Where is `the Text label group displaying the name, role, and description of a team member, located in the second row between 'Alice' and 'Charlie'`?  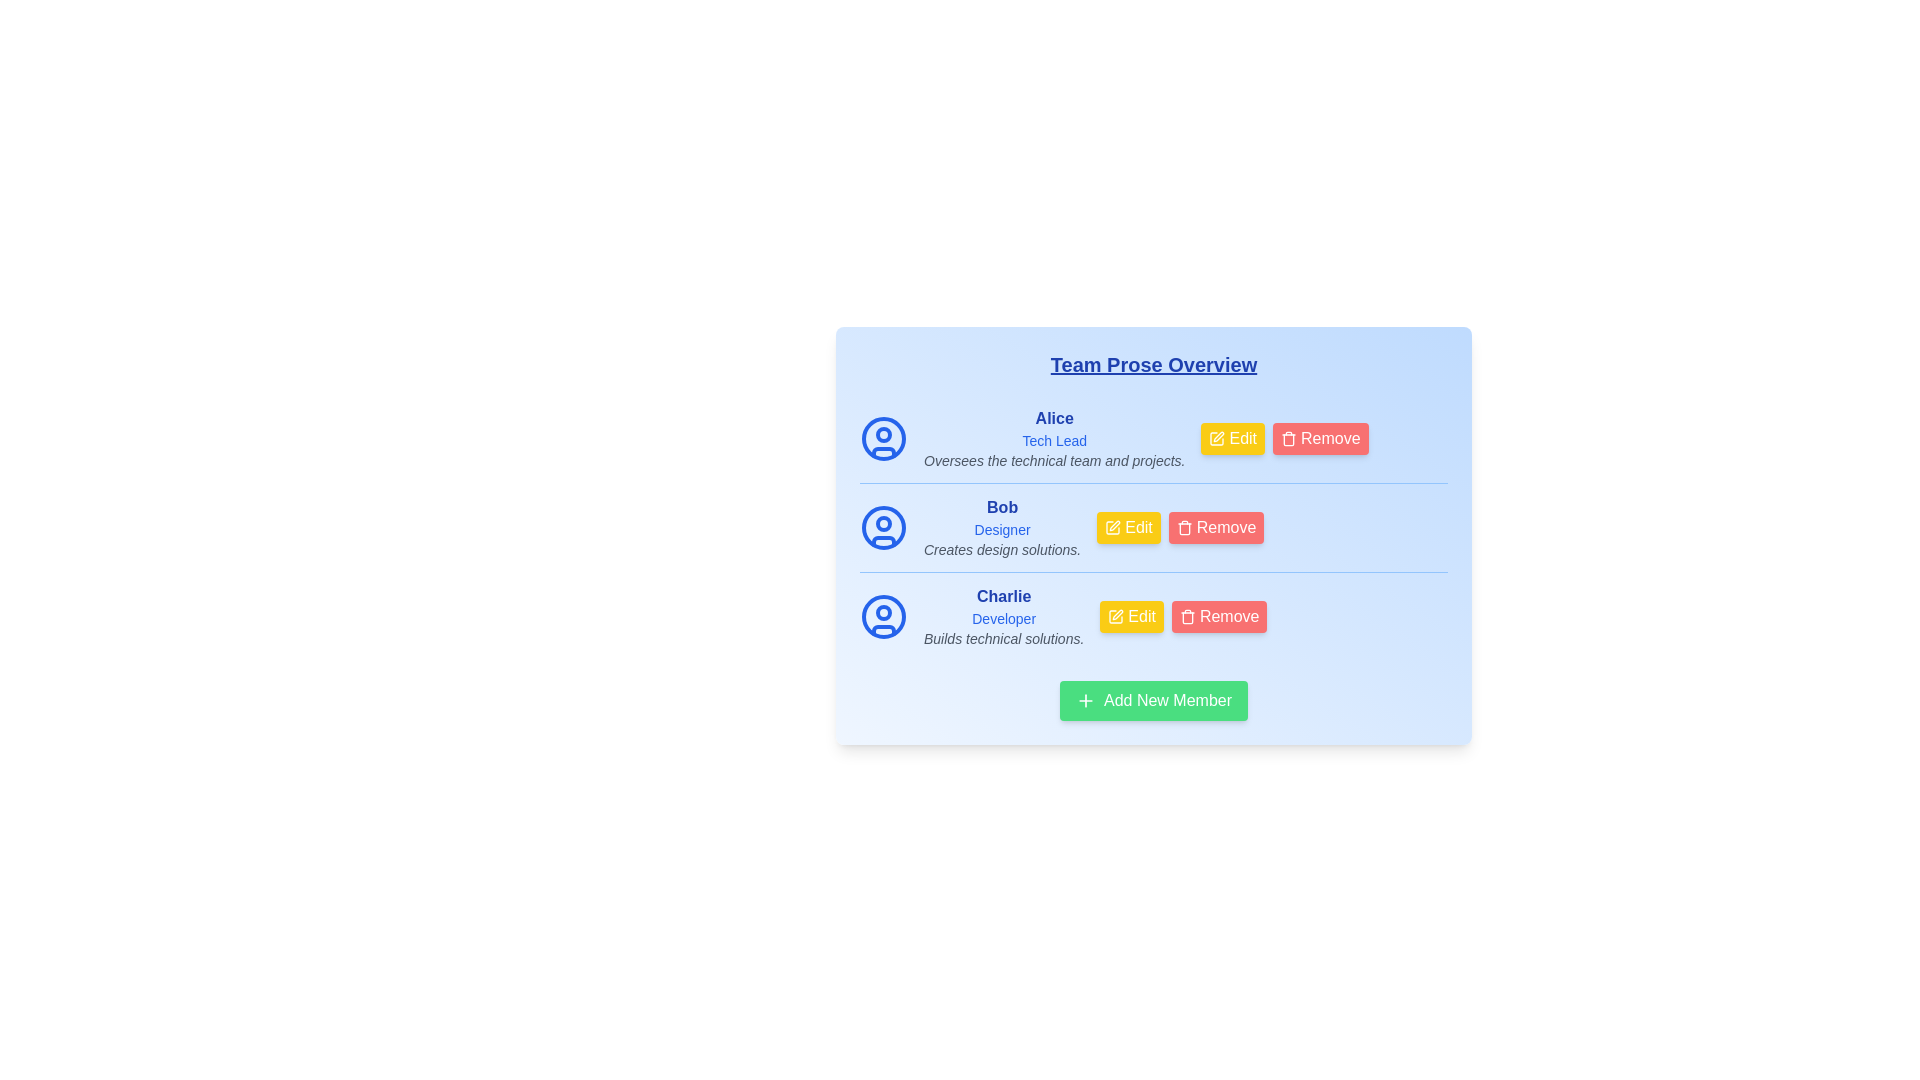 the Text label group displaying the name, role, and description of a team member, located in the second row between 'Alice' and 'Charlie' is located at coordinates (1002, 527).